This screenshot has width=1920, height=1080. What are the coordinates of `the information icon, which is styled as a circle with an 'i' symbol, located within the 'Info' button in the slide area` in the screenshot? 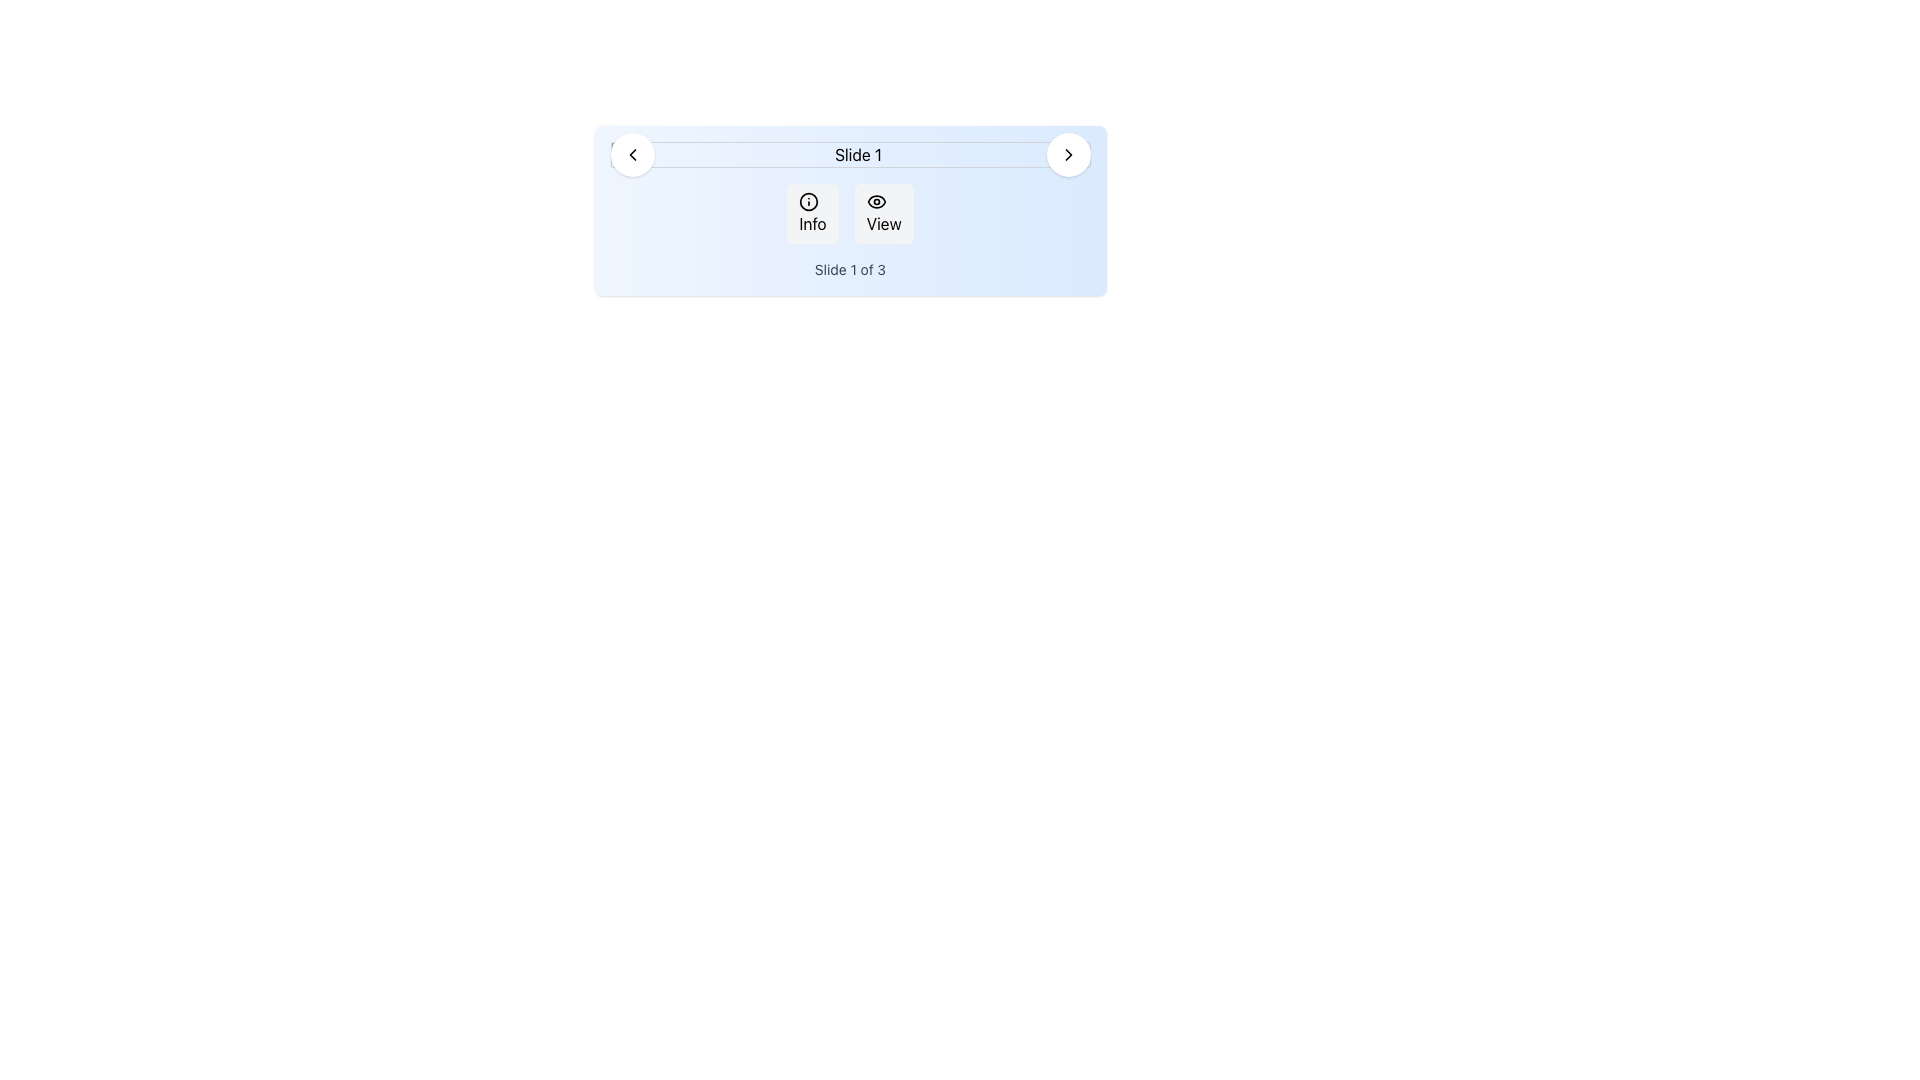 It's located at (809, 201).